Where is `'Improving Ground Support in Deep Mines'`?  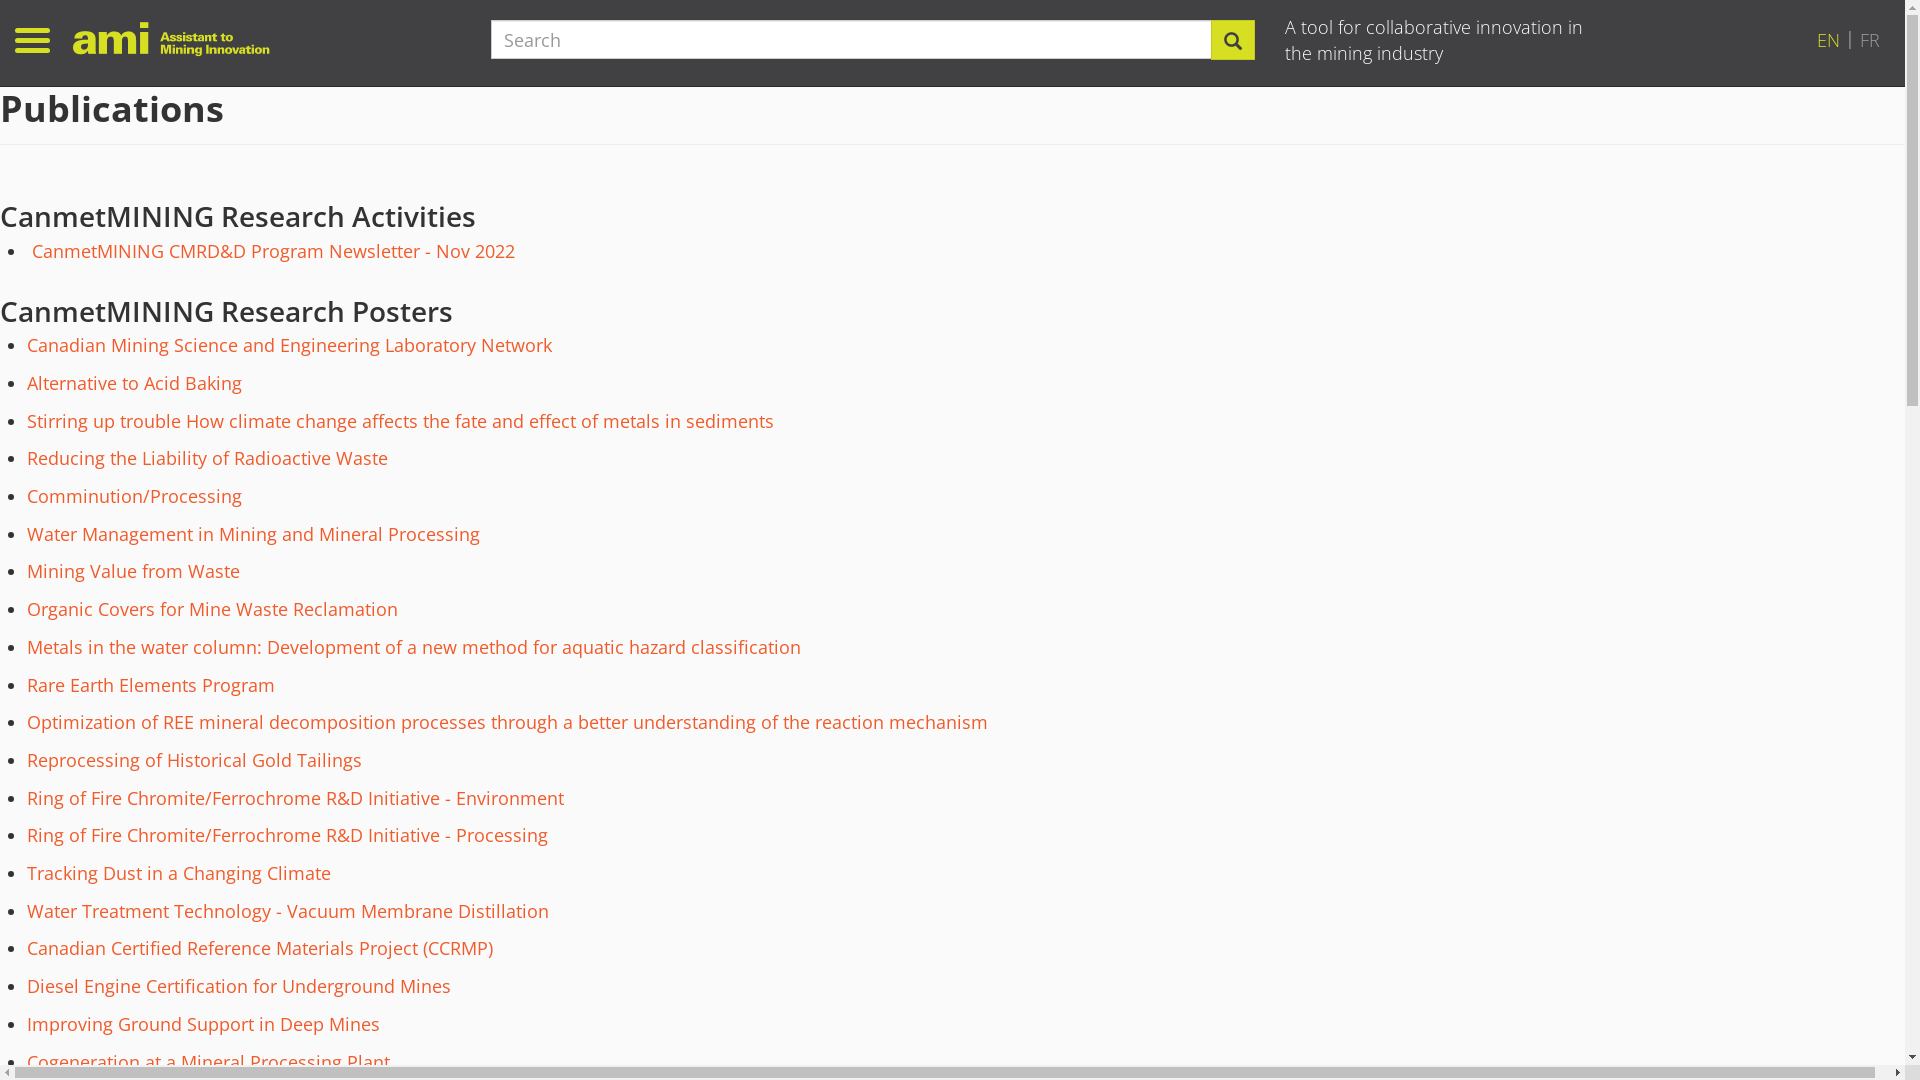
'Improving Ground Support in Deep Mines' is located at coordinates (203, 1023).